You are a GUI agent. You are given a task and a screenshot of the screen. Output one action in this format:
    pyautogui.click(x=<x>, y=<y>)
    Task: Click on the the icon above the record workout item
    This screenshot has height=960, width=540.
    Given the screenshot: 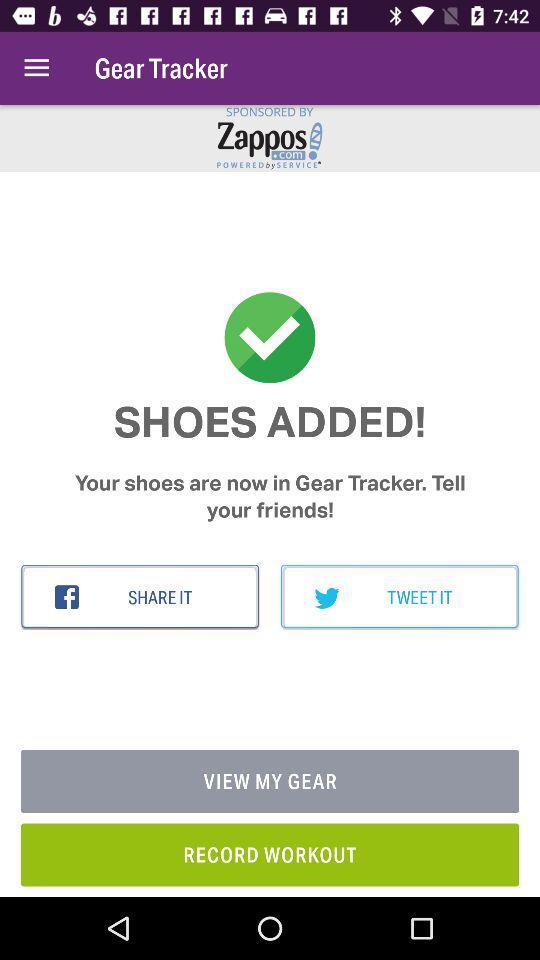 What is the action you would take?
    pyautogui.click(x=270, y=781)
    